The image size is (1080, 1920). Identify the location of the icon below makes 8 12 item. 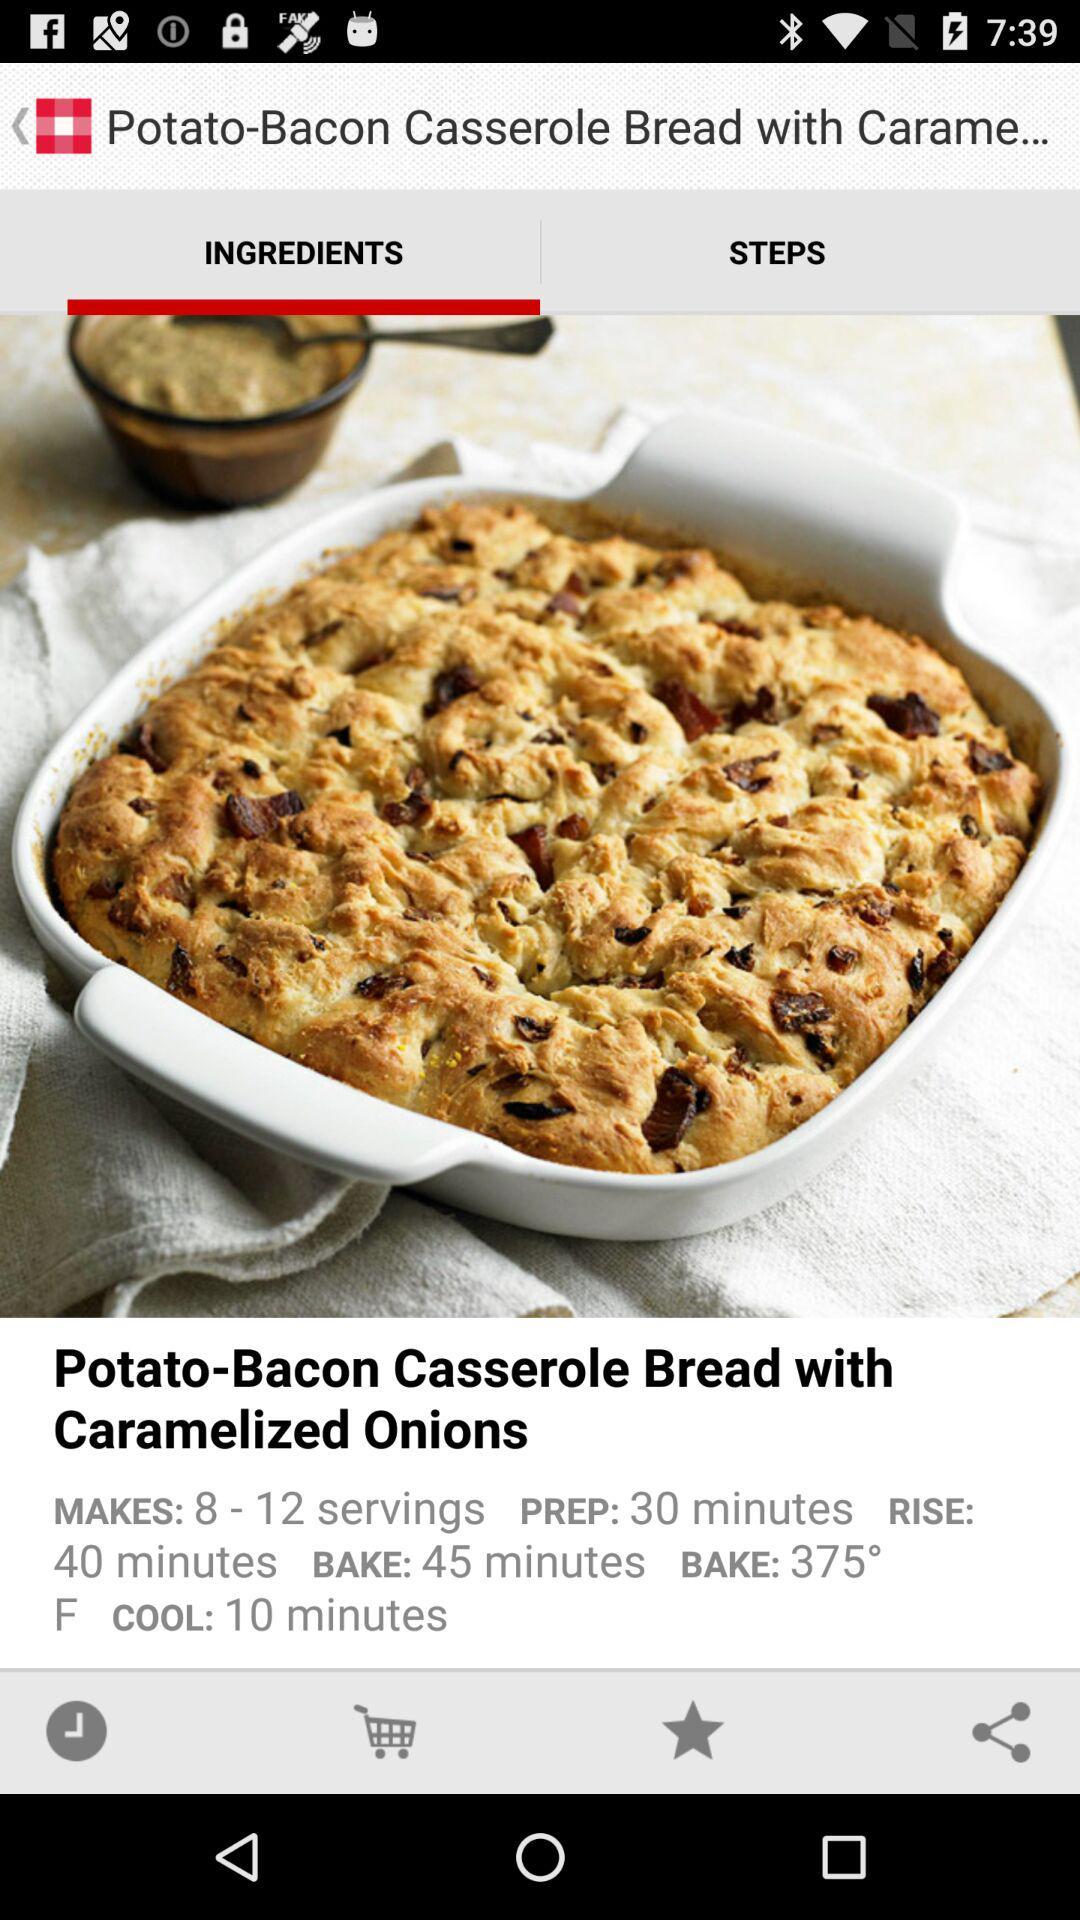
(692, 1730).